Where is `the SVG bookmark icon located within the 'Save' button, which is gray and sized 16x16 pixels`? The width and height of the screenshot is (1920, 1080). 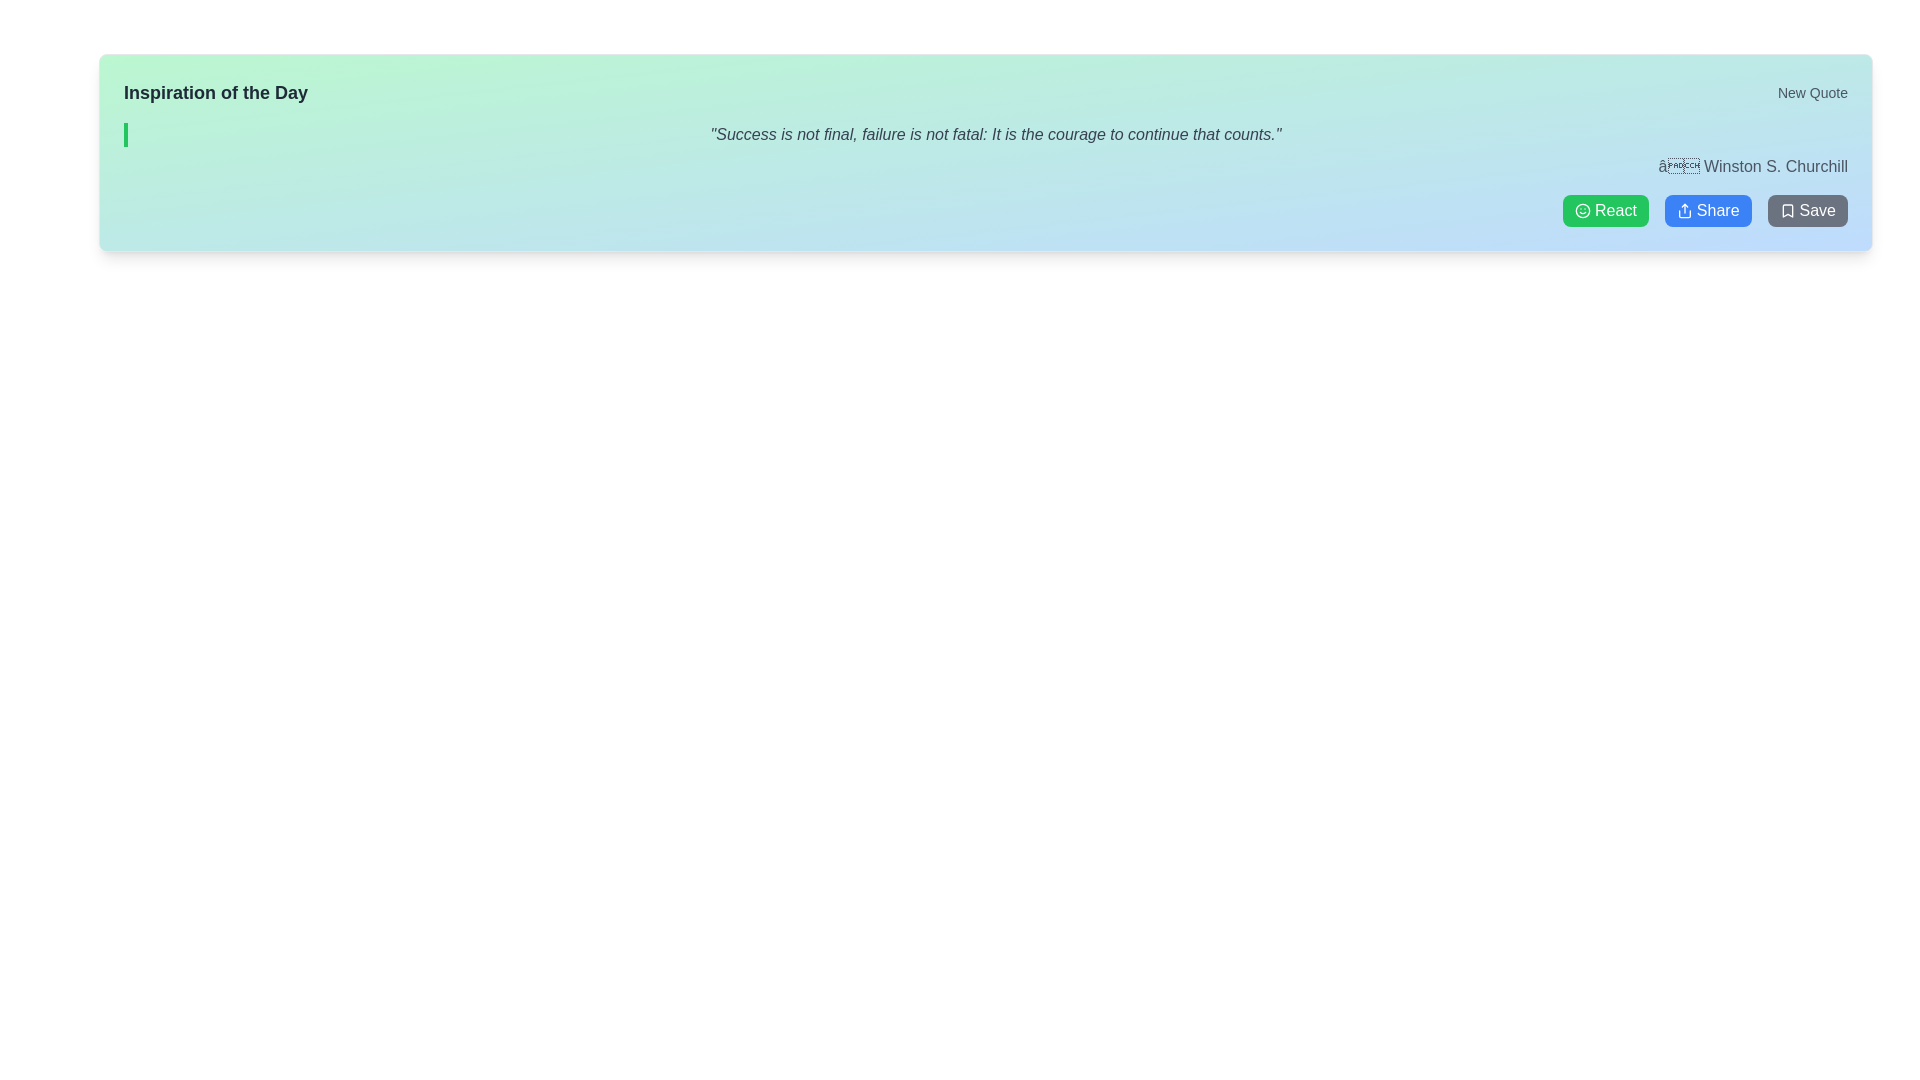
the SVG bookmark icon located within the 'Save' button, which is gray and sized 16x16 pixels is located at coordinates (1787, 211).